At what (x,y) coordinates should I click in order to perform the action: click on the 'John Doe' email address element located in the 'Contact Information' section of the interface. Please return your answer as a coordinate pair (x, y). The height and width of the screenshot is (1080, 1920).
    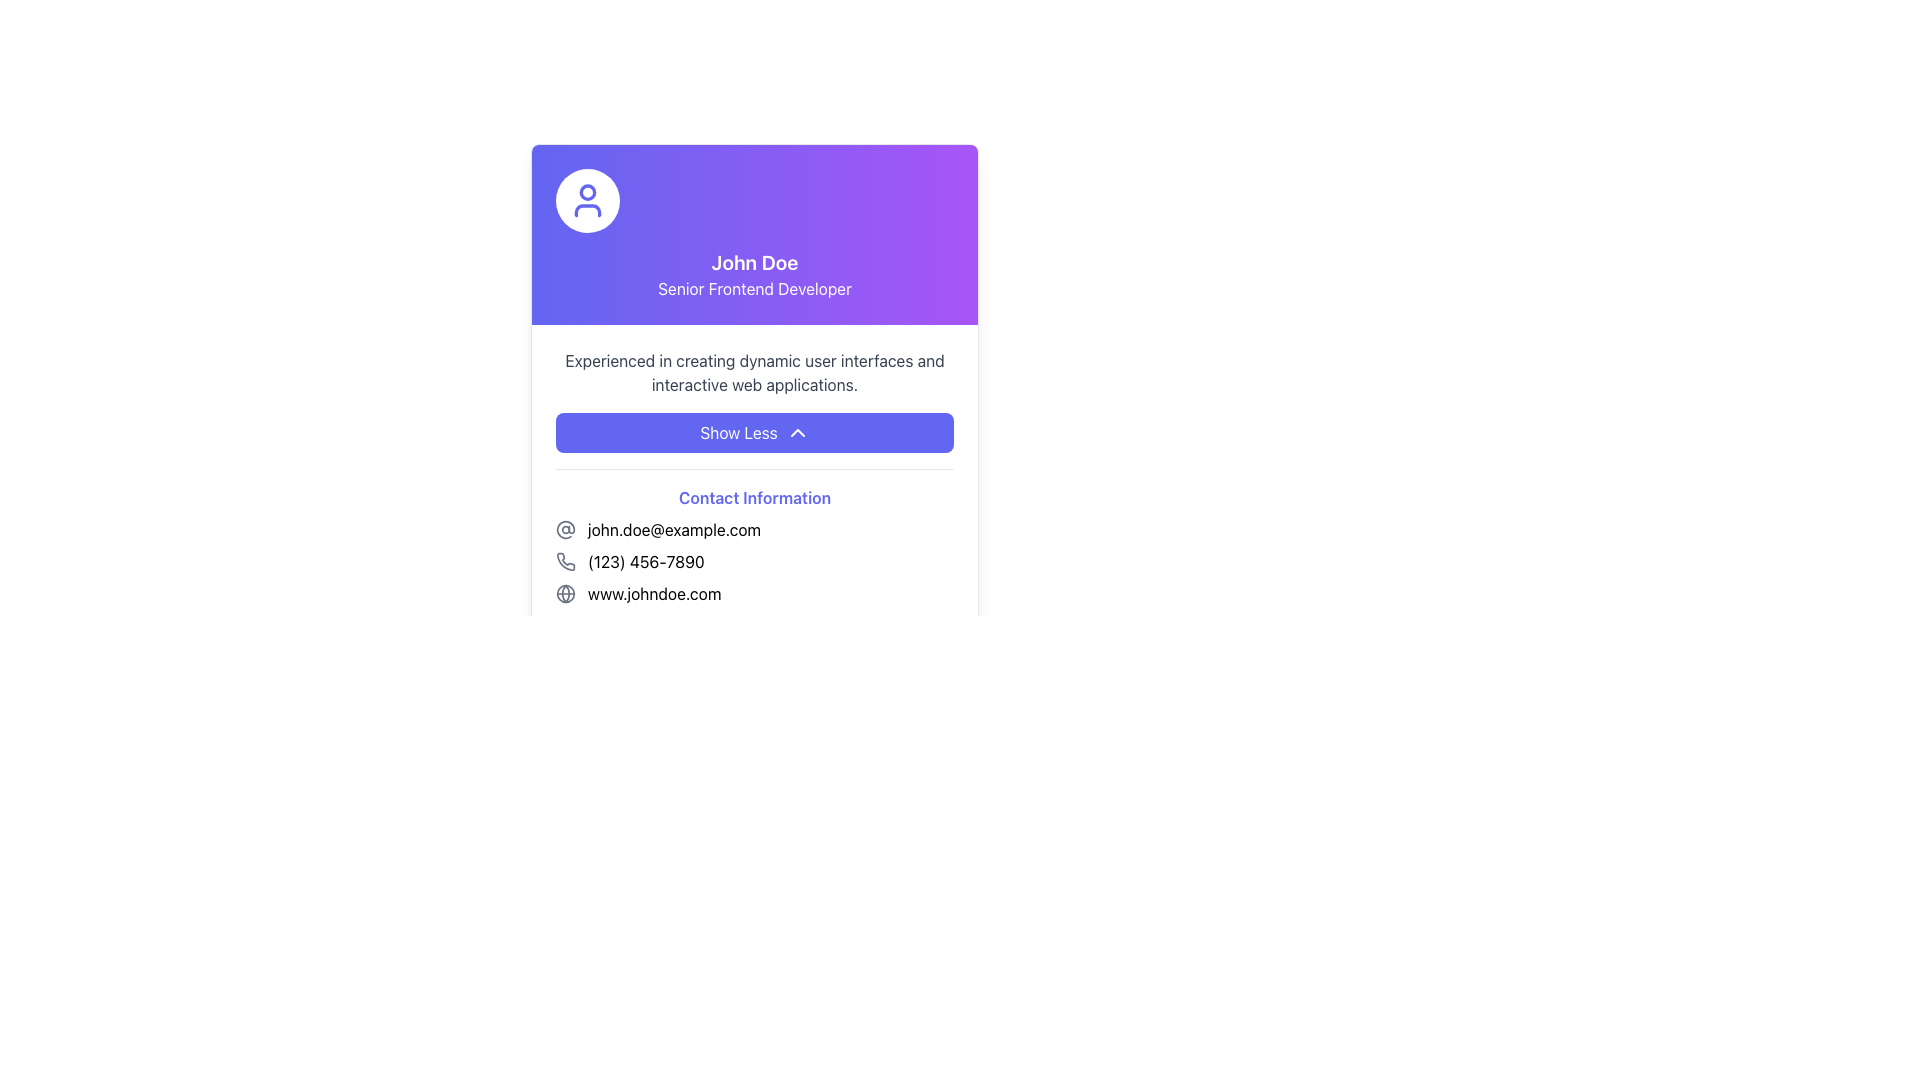
    Looking at the image, I should click on (753, 528).